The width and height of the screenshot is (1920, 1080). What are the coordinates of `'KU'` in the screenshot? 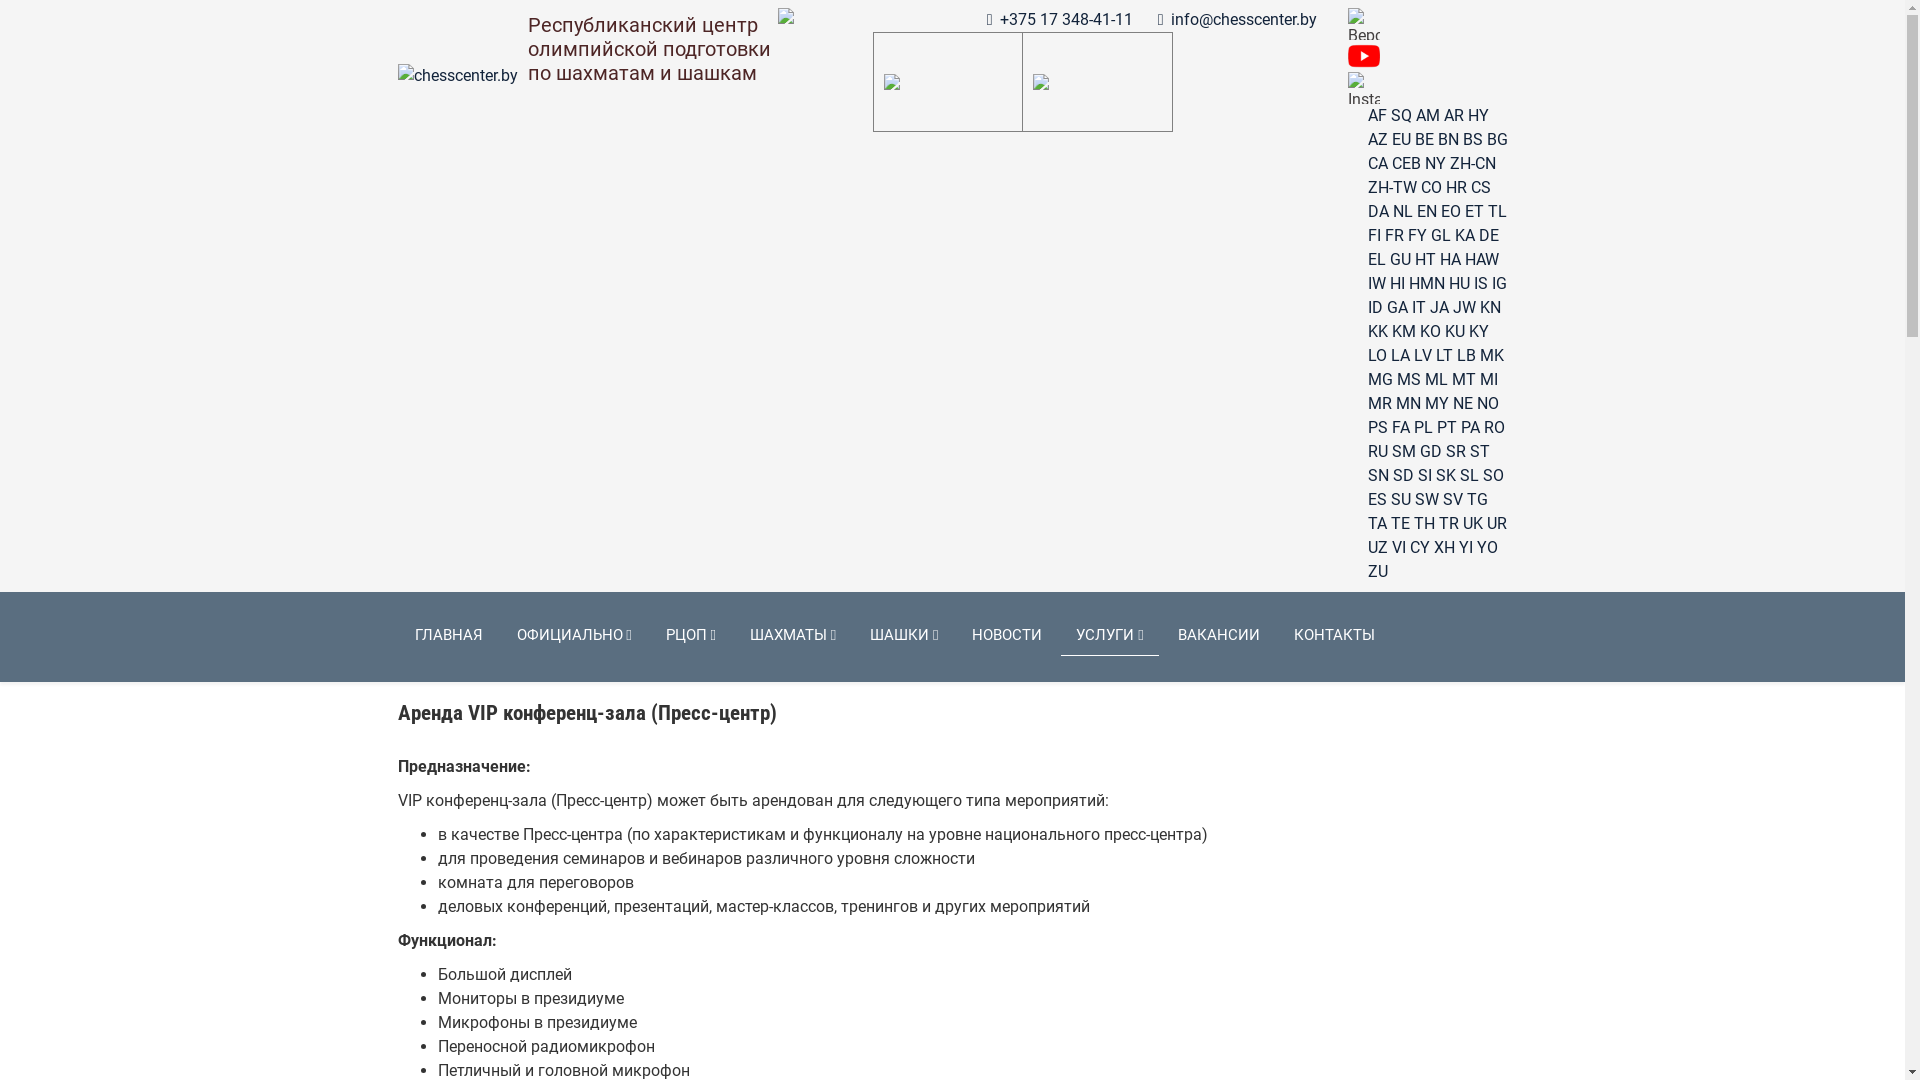 It's located at (1454, 330).